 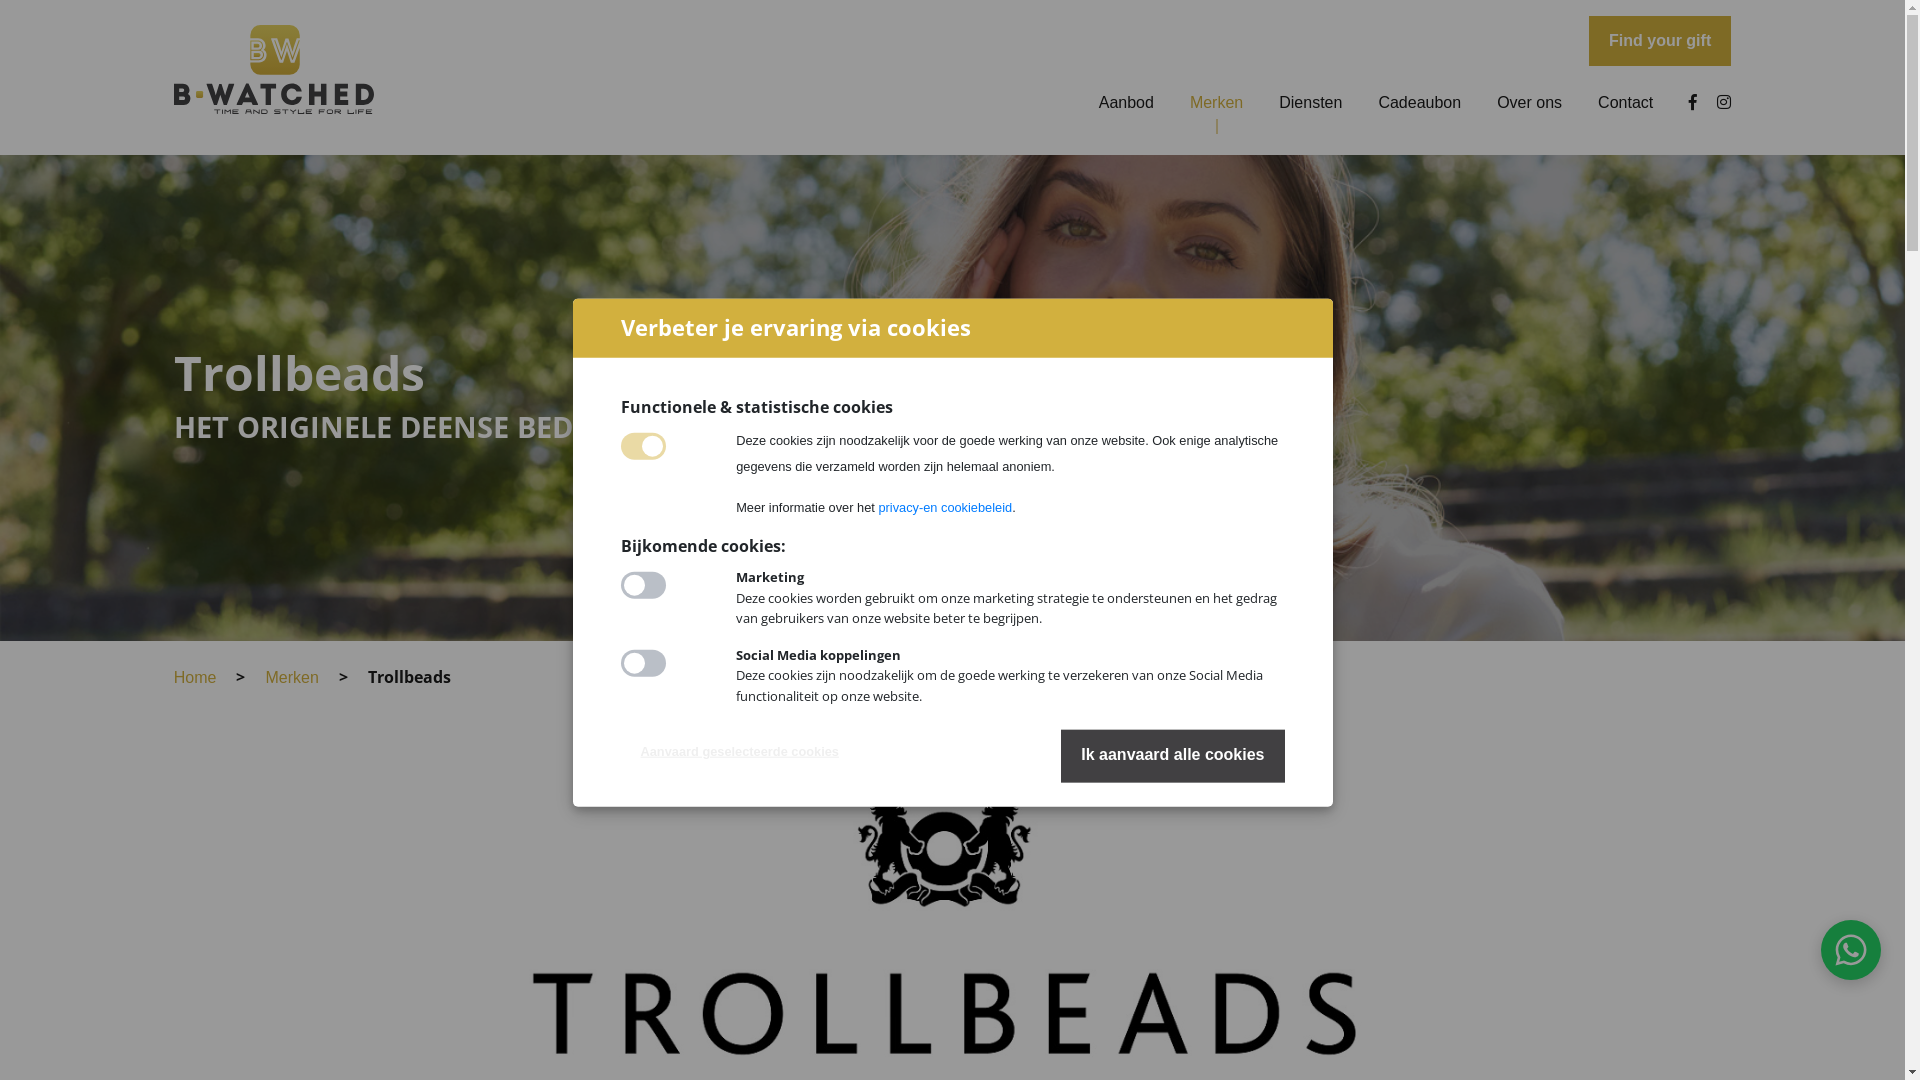 What do you see at coordinates (263, 676) in the screenshot?
I see `'Merken'` at bounding box center [263, 676].